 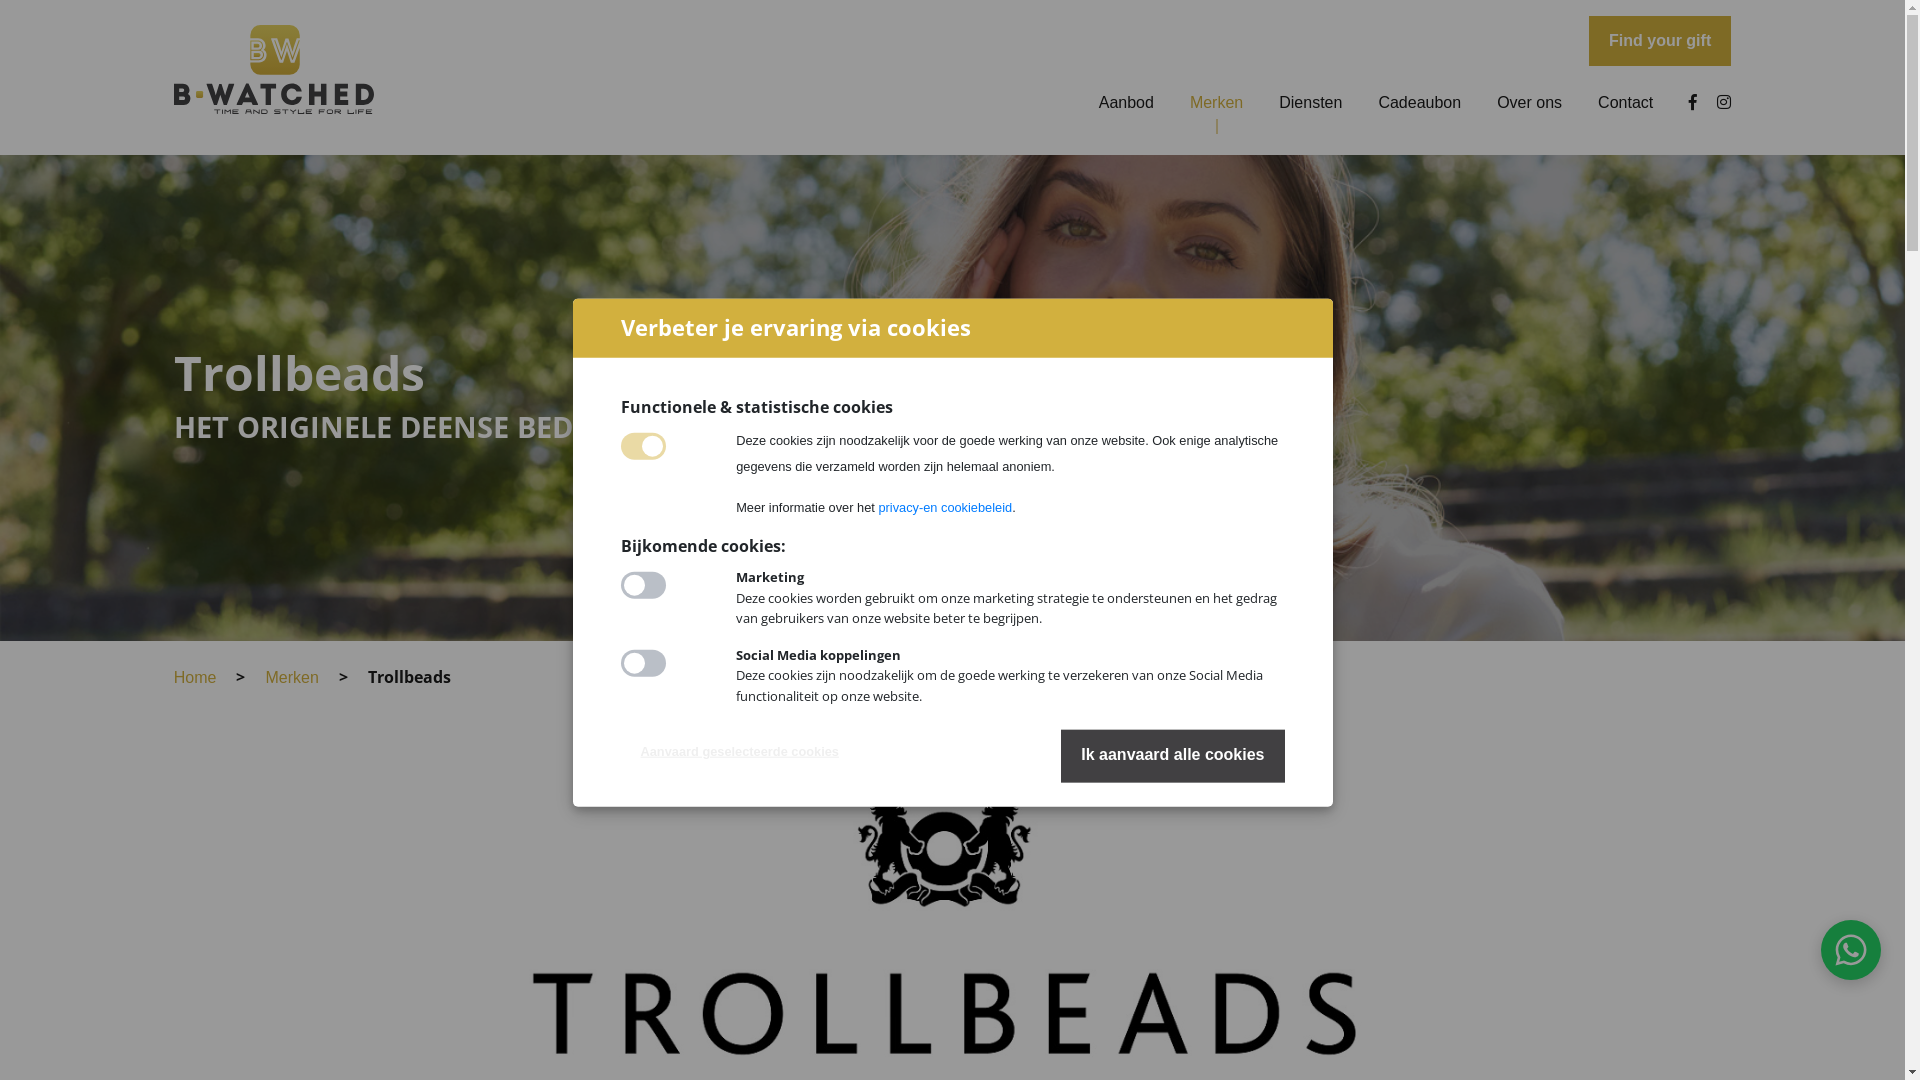 What do you see at coordinates (263, 676) in the screenshot?
I see `'Merken'` at bounding box center [263, 676].